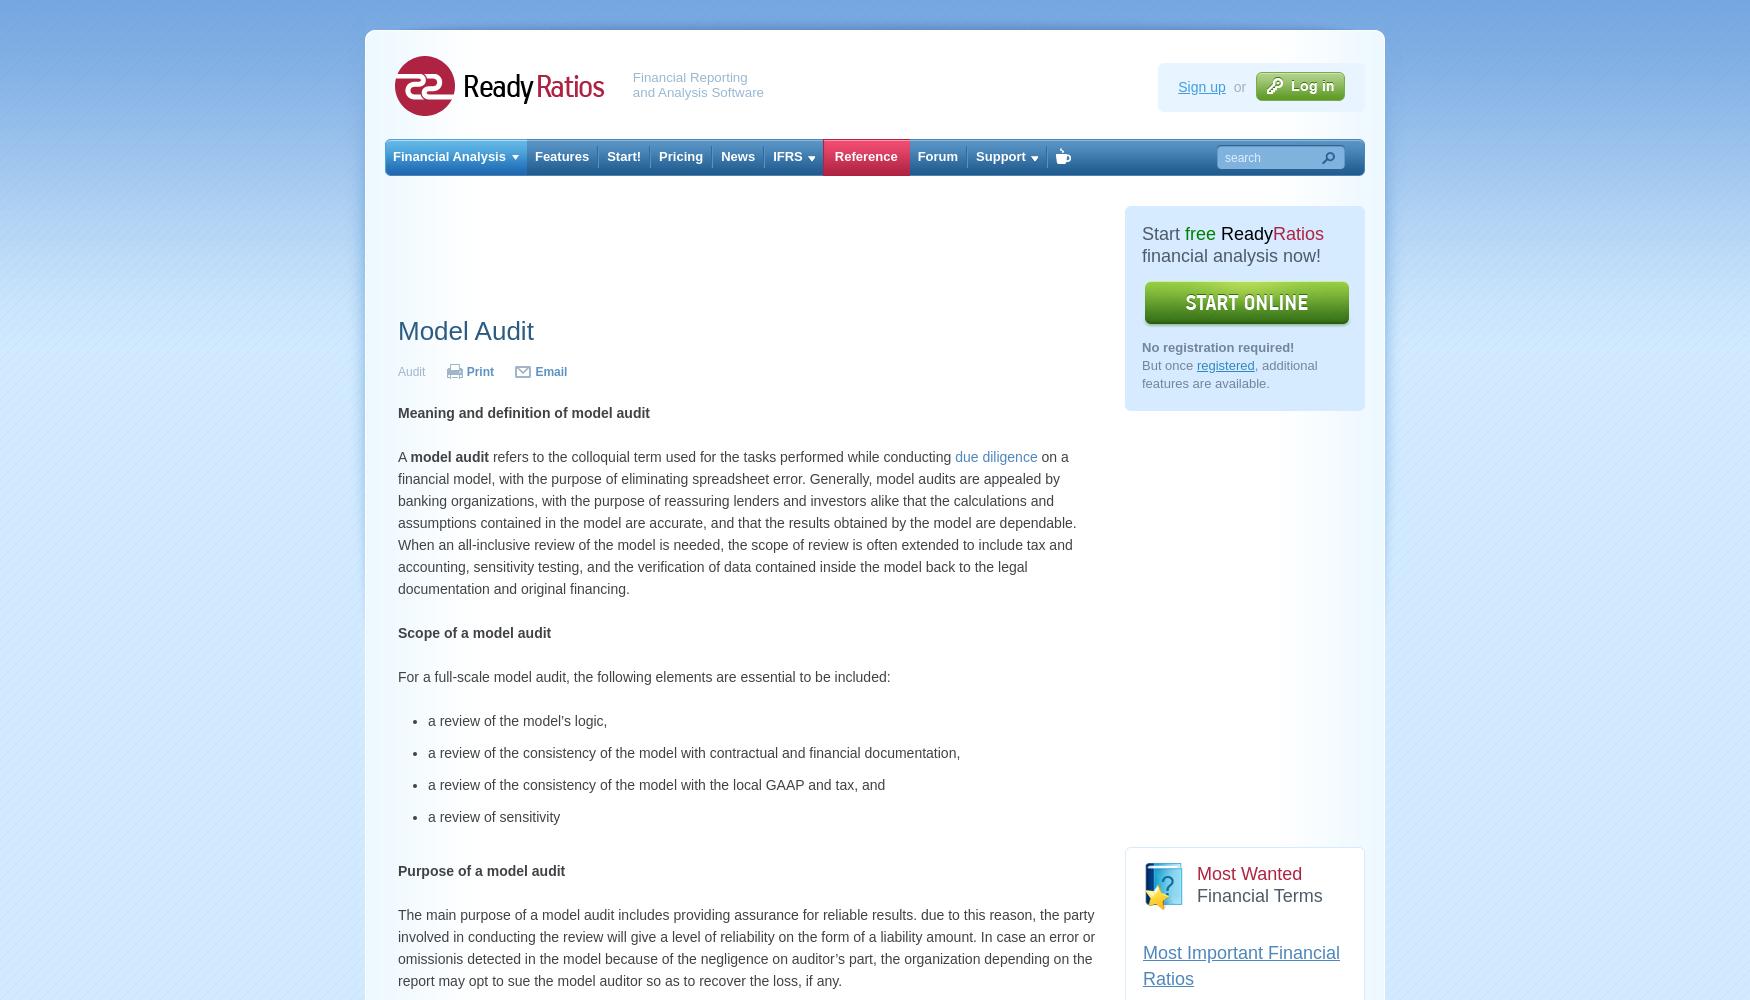 This screenshot has height=1000, width=1750. I want to click on 'and Analysis Software', so click(698, 91).